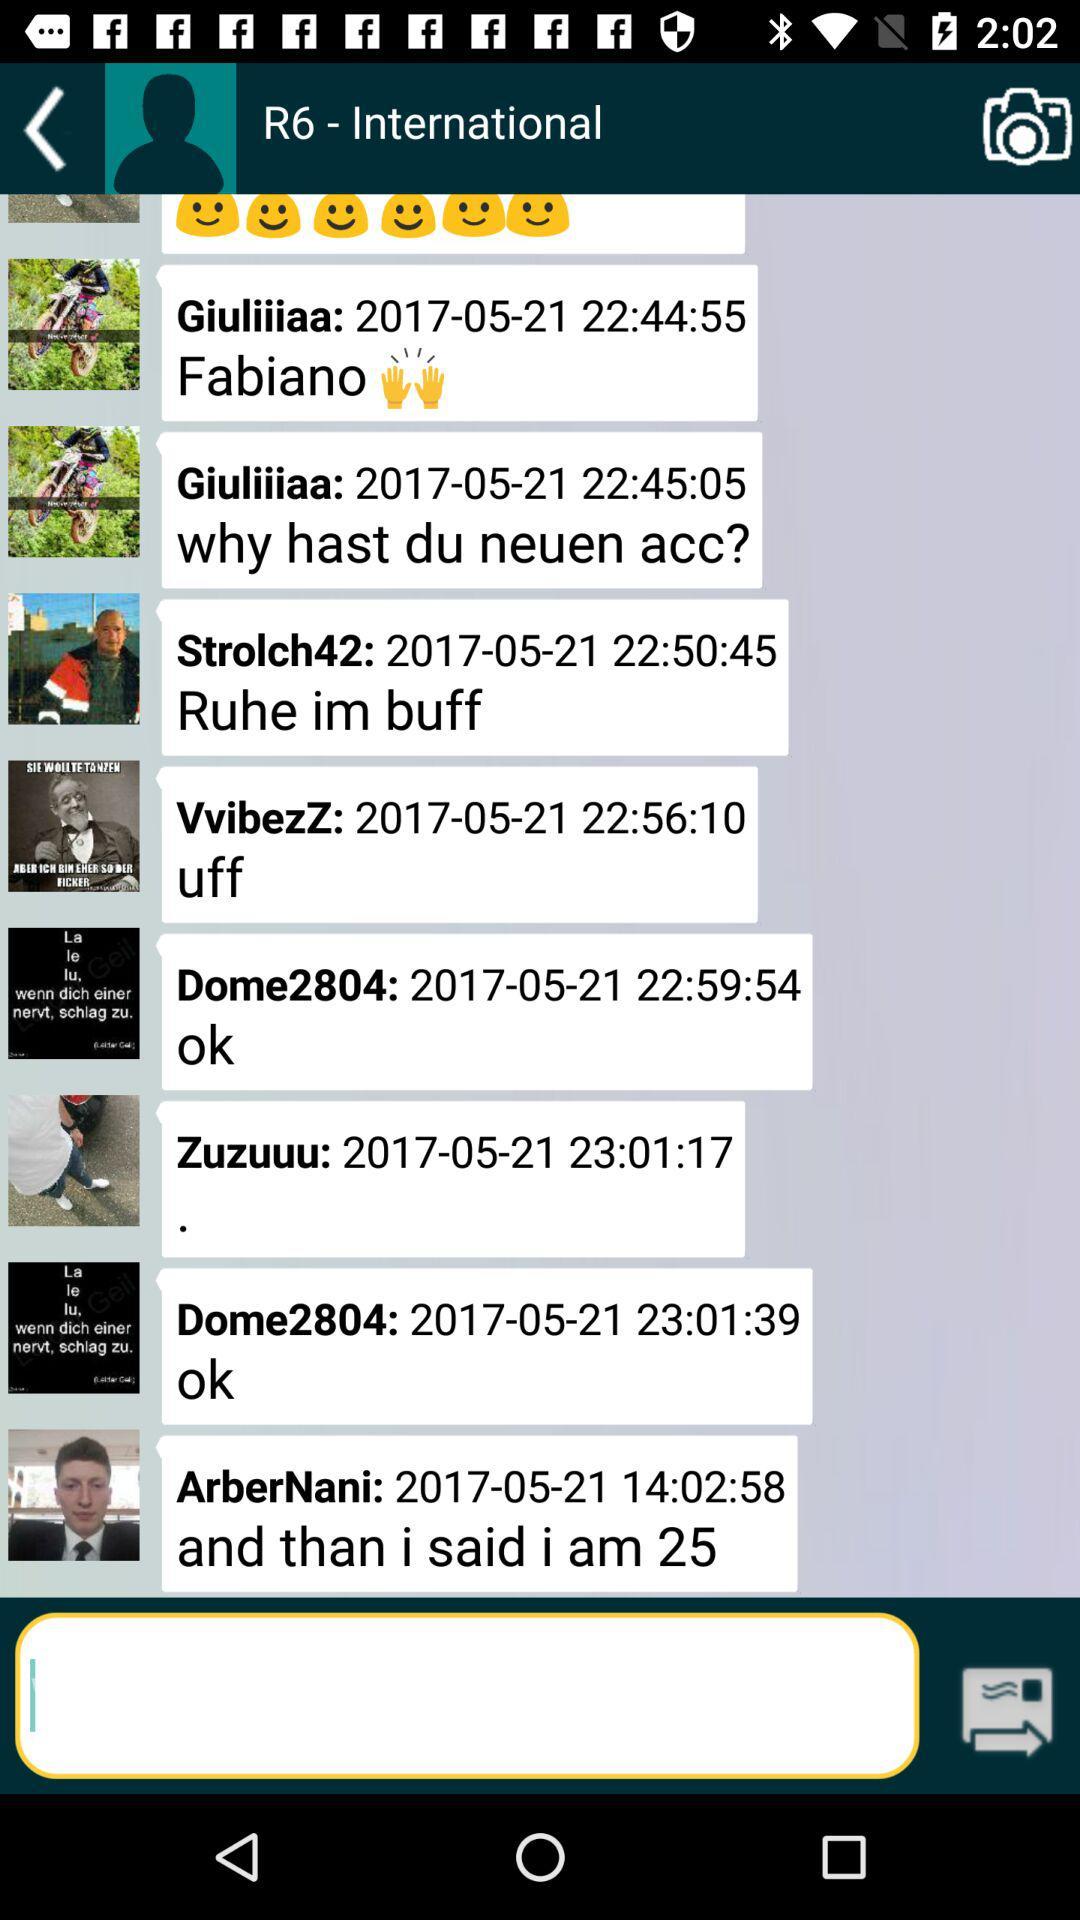 This screenshot has width=1080, height=1920. I want to click on the icon below the r6 - international app, so click(1007, 1713).